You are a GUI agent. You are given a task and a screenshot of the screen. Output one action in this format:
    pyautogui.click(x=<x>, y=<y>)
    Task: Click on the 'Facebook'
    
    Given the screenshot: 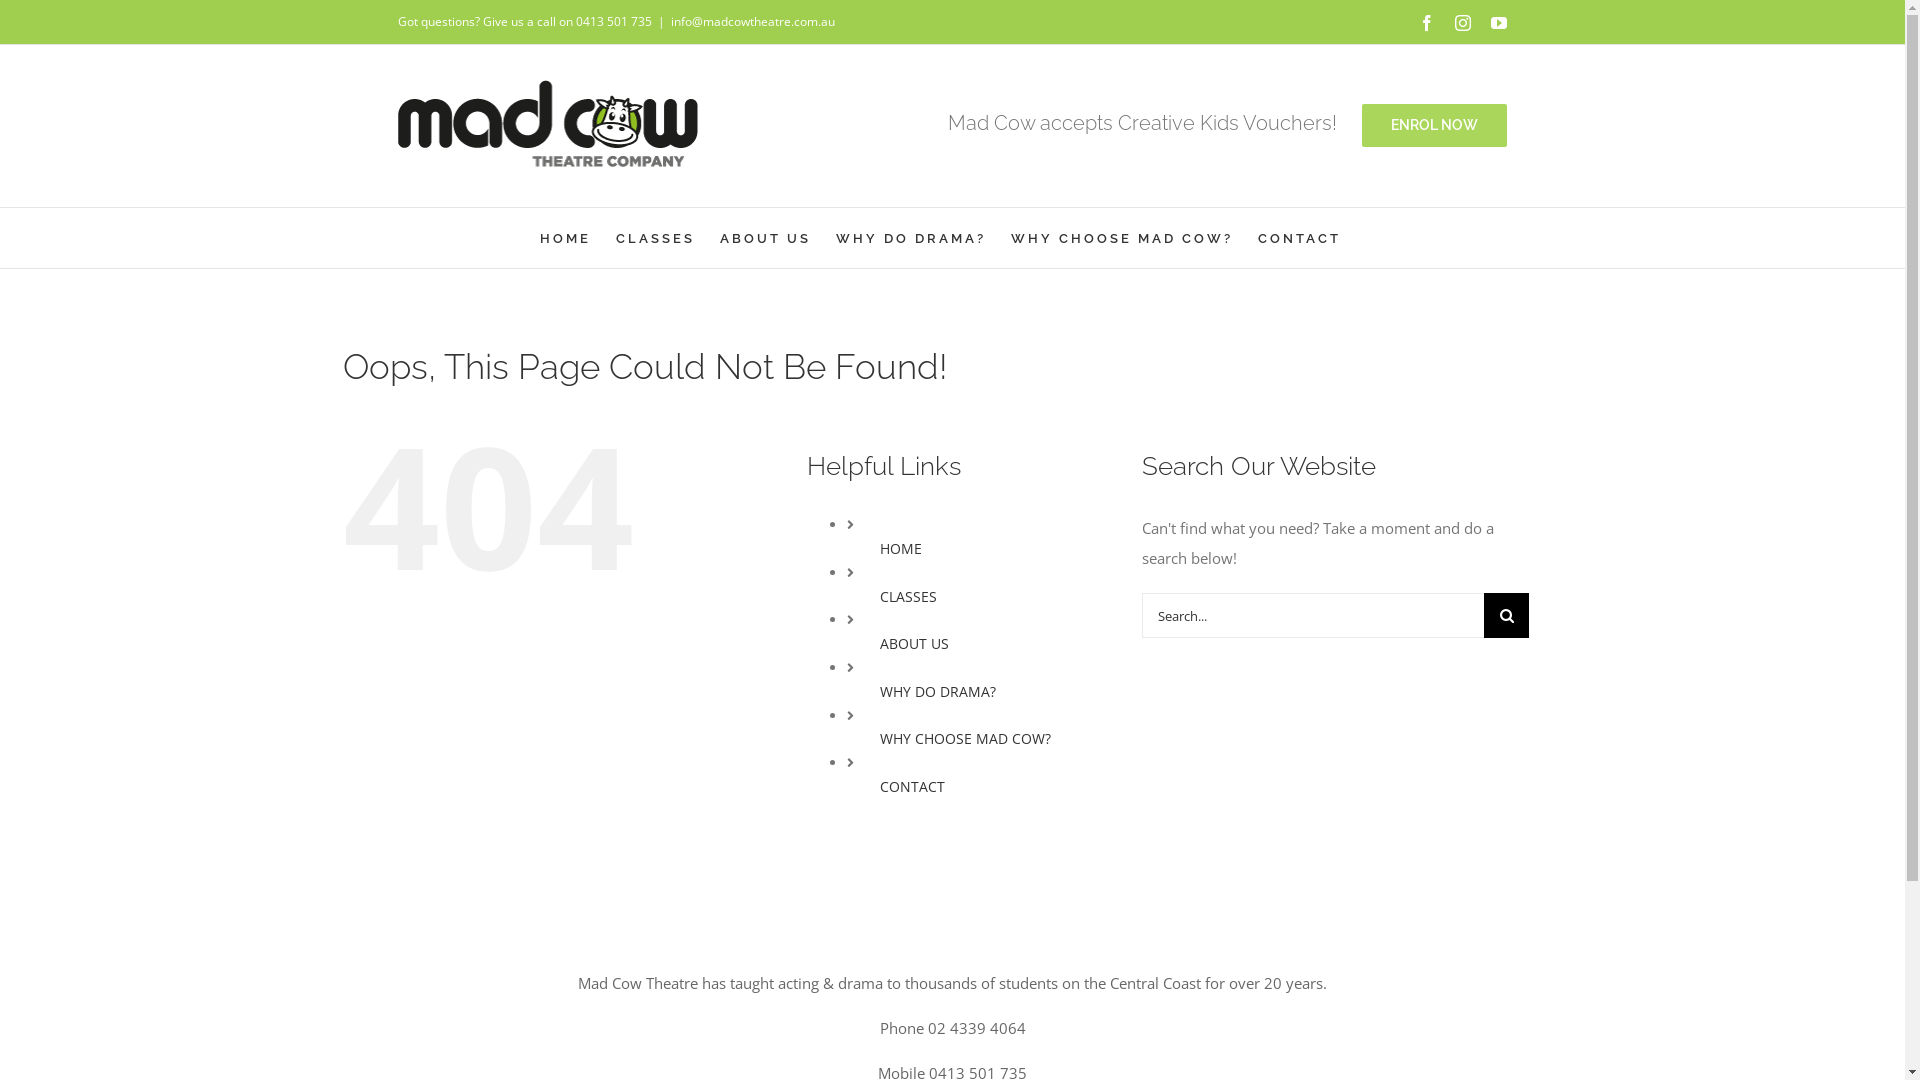 What is the action you would take?
    pyautogui.click(x=1418, y=23)
    